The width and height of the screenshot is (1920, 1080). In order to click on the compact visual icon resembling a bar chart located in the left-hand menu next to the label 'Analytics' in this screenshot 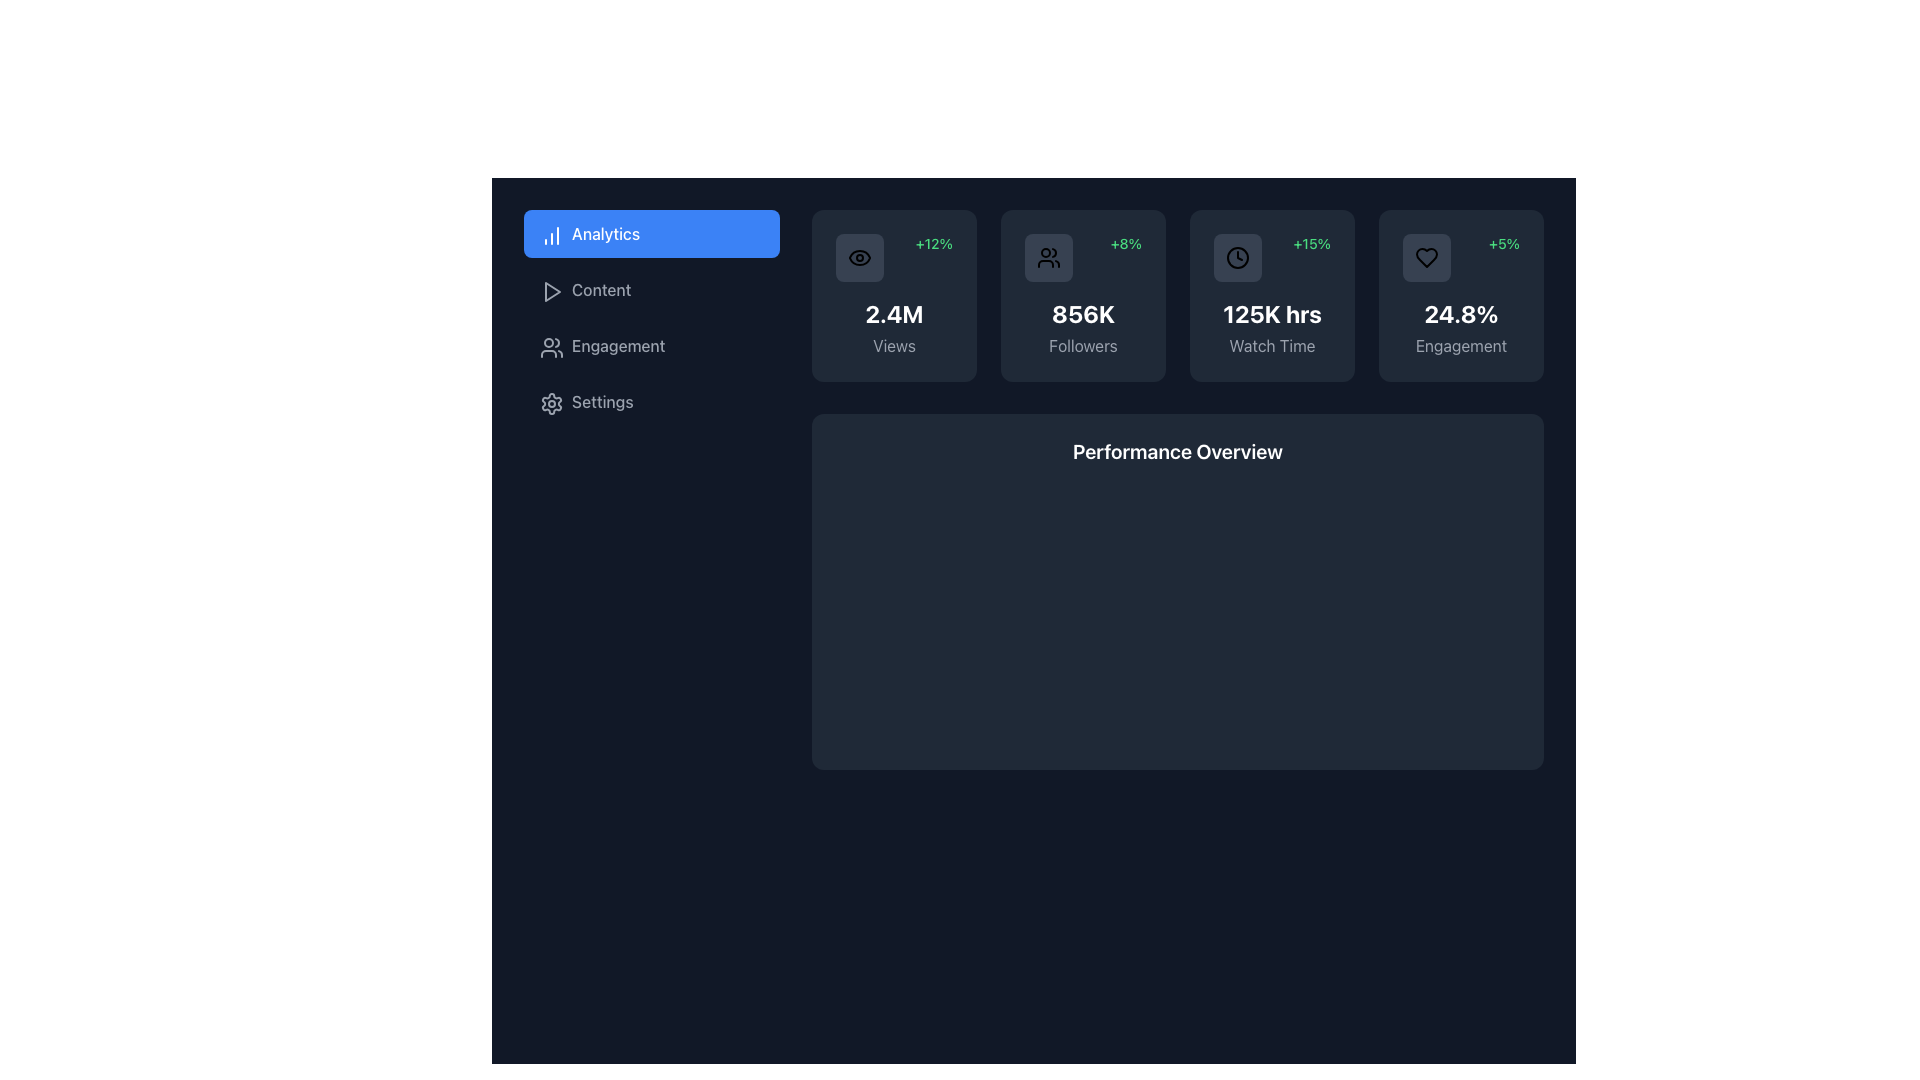, I will do `click(550, 233)`.